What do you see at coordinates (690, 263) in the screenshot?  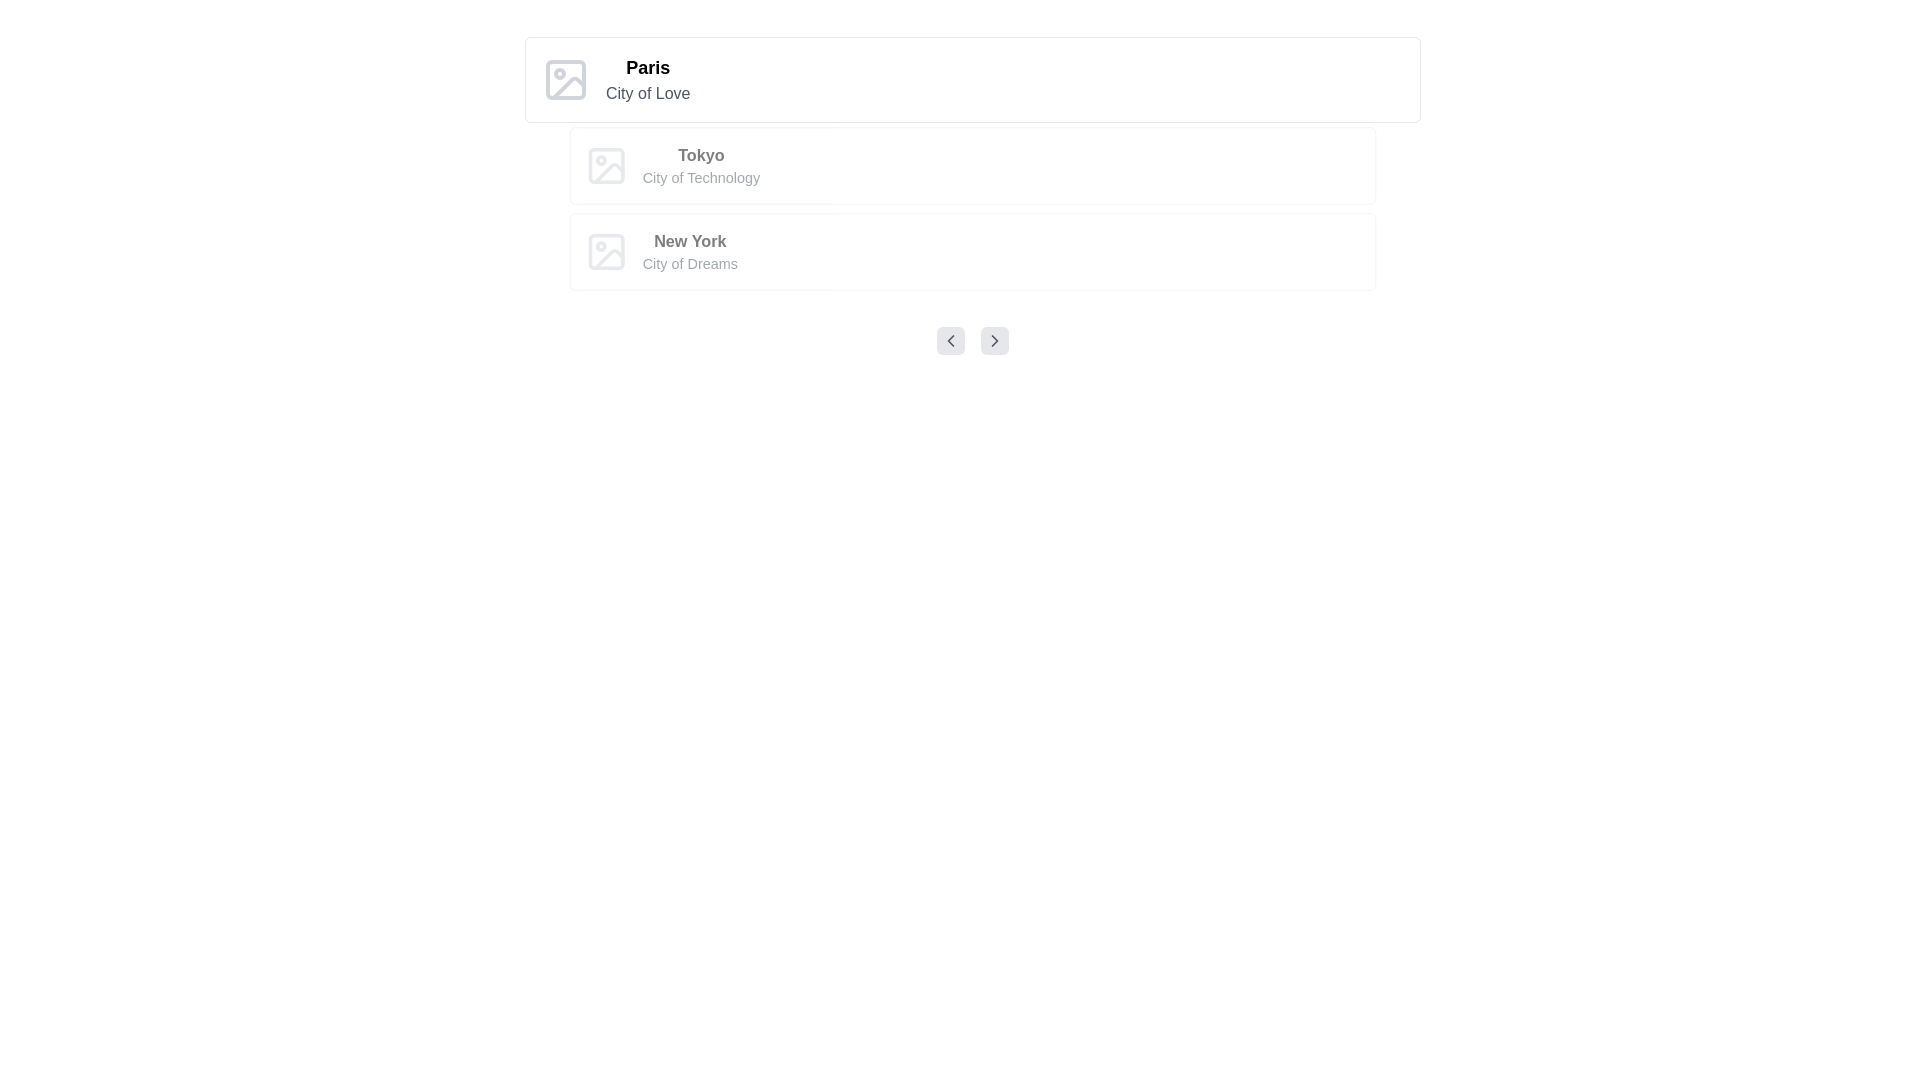 I see `accessibility properties of the text label displaying 'City of Dreams', which is styled in light gray and located below the title 'New York' in the list of city information` at bounding box center [690, 263].